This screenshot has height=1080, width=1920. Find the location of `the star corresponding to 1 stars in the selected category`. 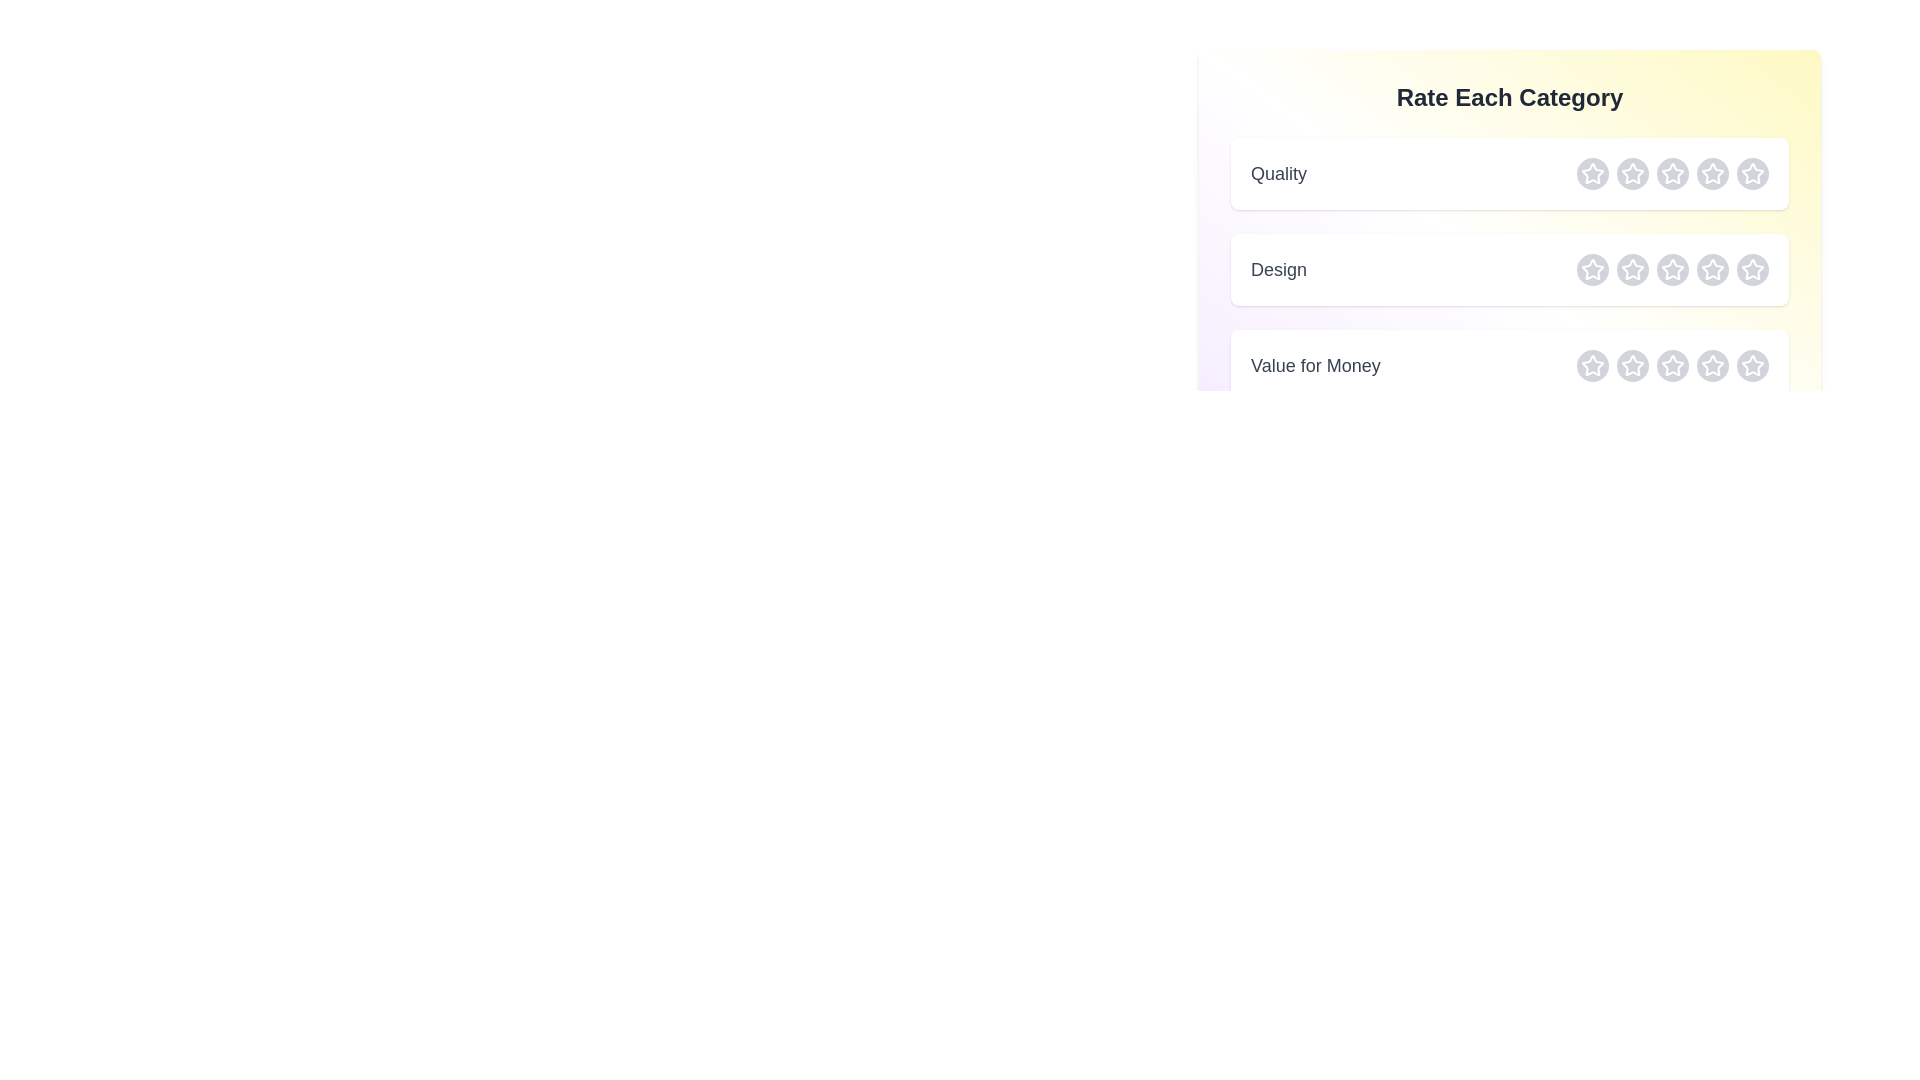

the star corresponding to 1 stars in the selected category is located at coordinates (1592, 172).